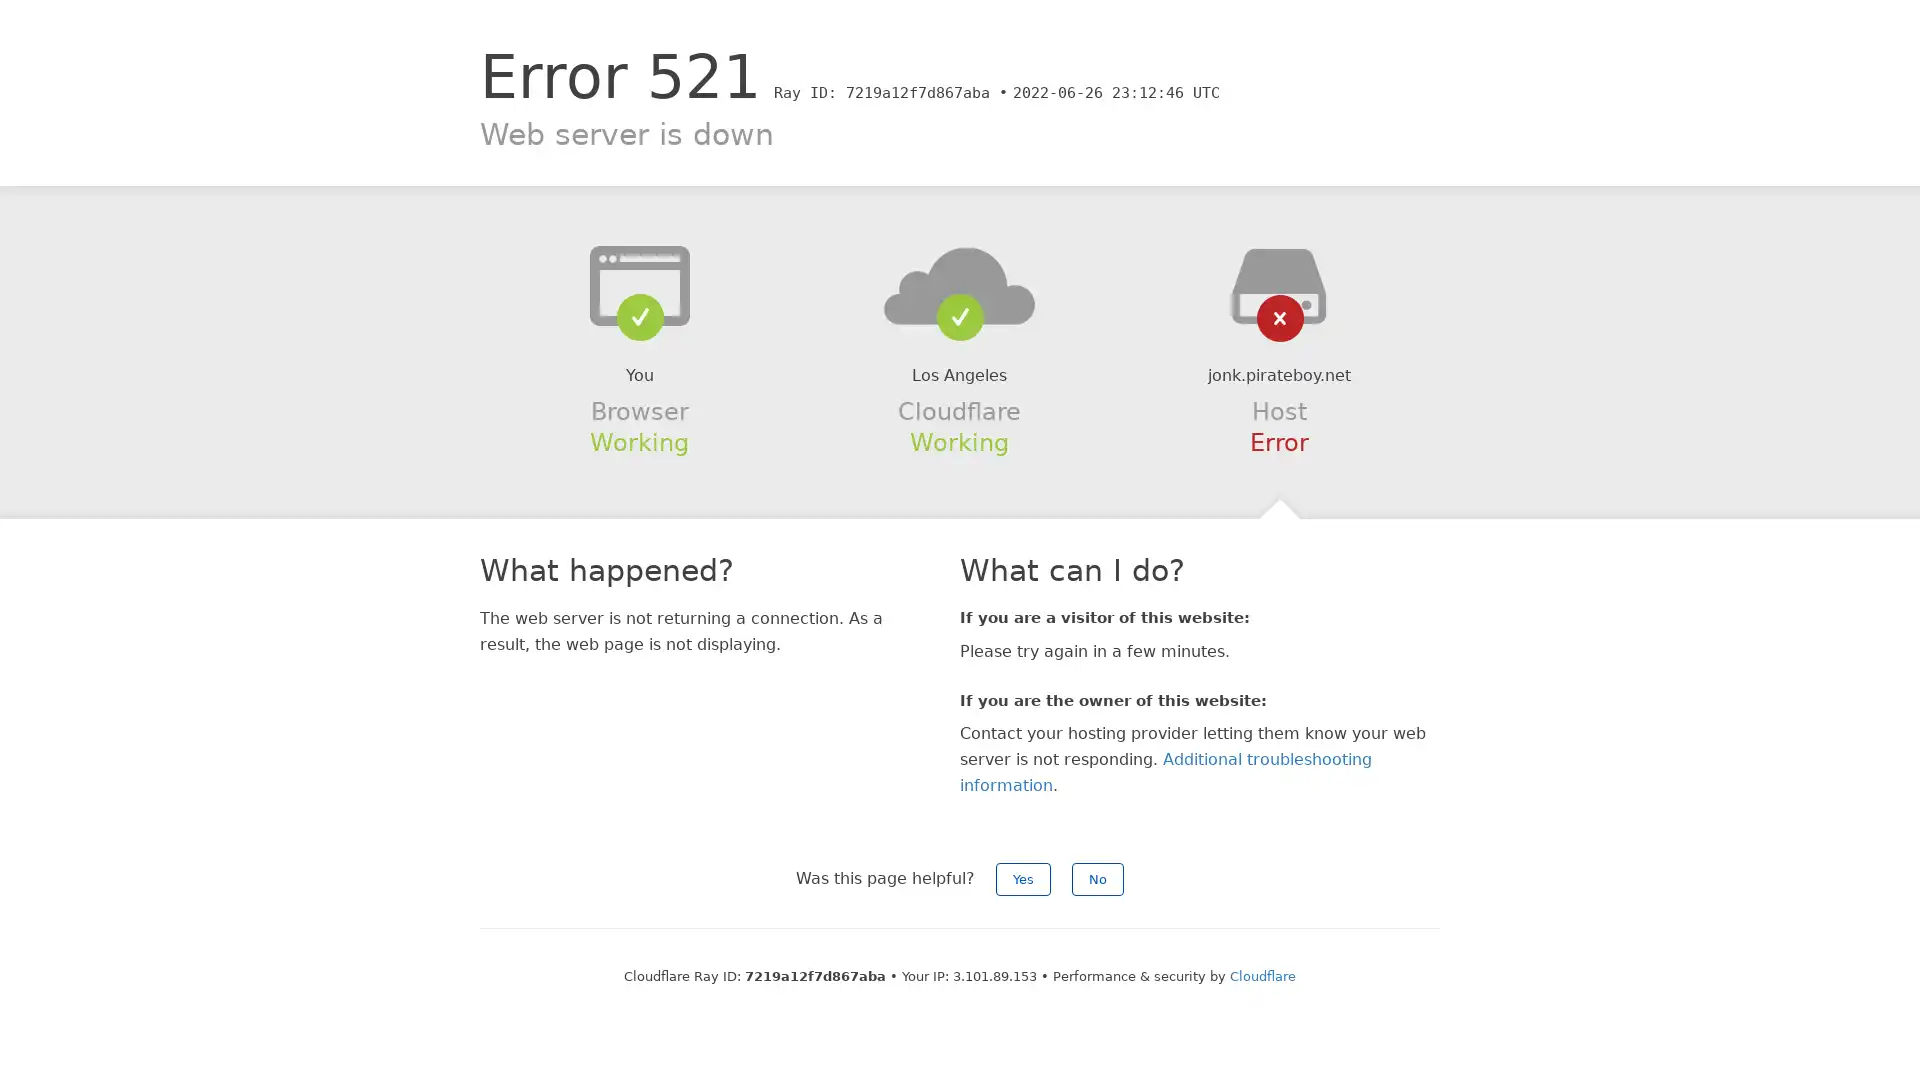 Image resolution: width=1920 pixels, height=1080 pixels. Describe the element at coordinates (1023, 878) in the screenshot. I see `Yes` at that location.